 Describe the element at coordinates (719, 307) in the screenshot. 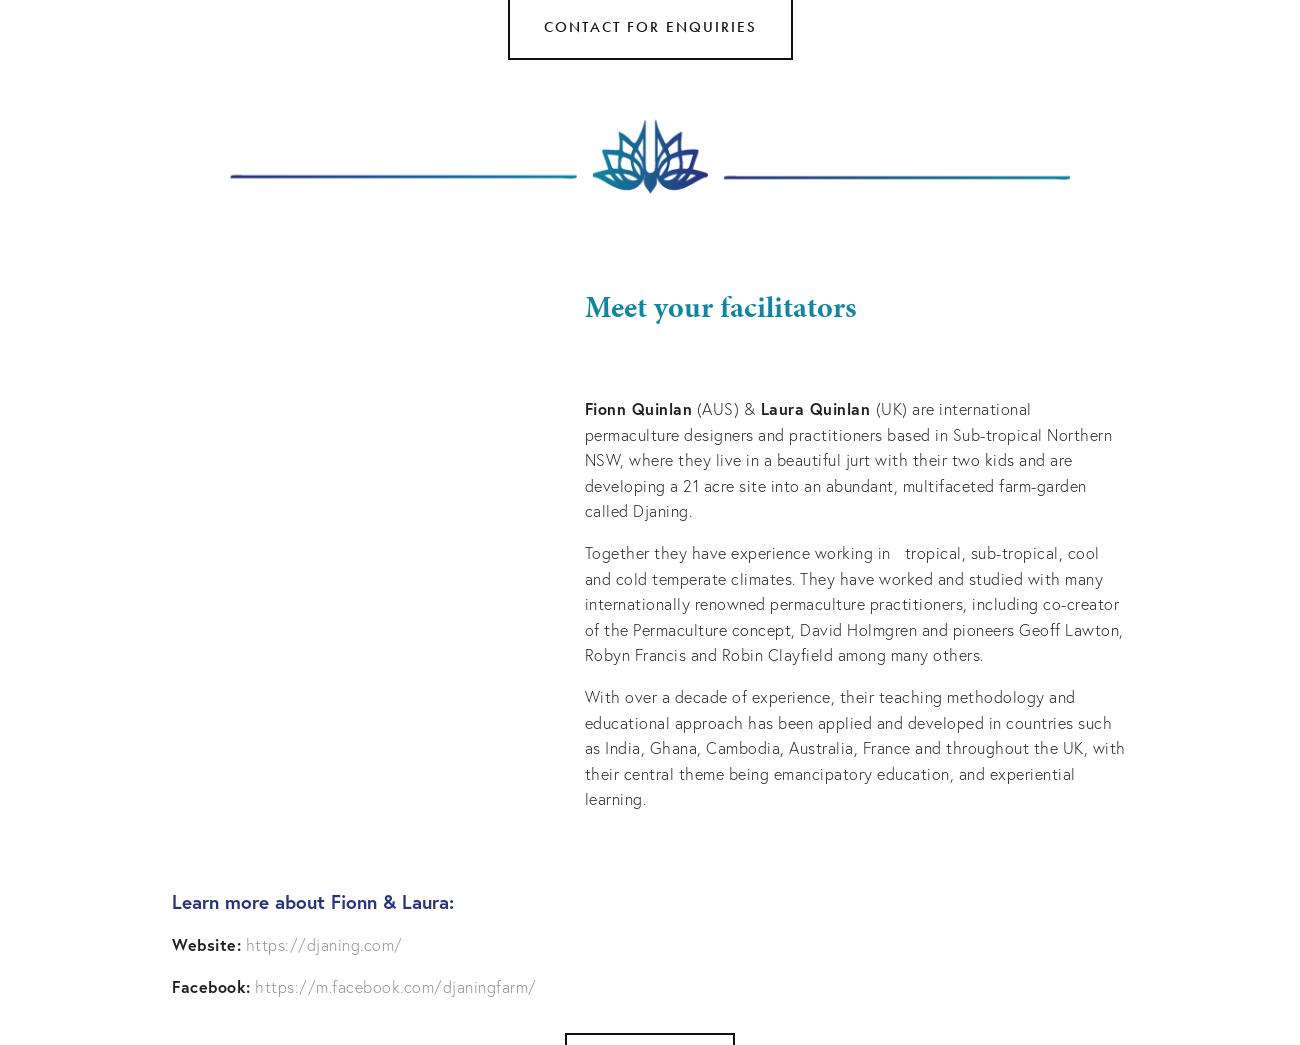

I see `'Meet your facilitators'` at that location.